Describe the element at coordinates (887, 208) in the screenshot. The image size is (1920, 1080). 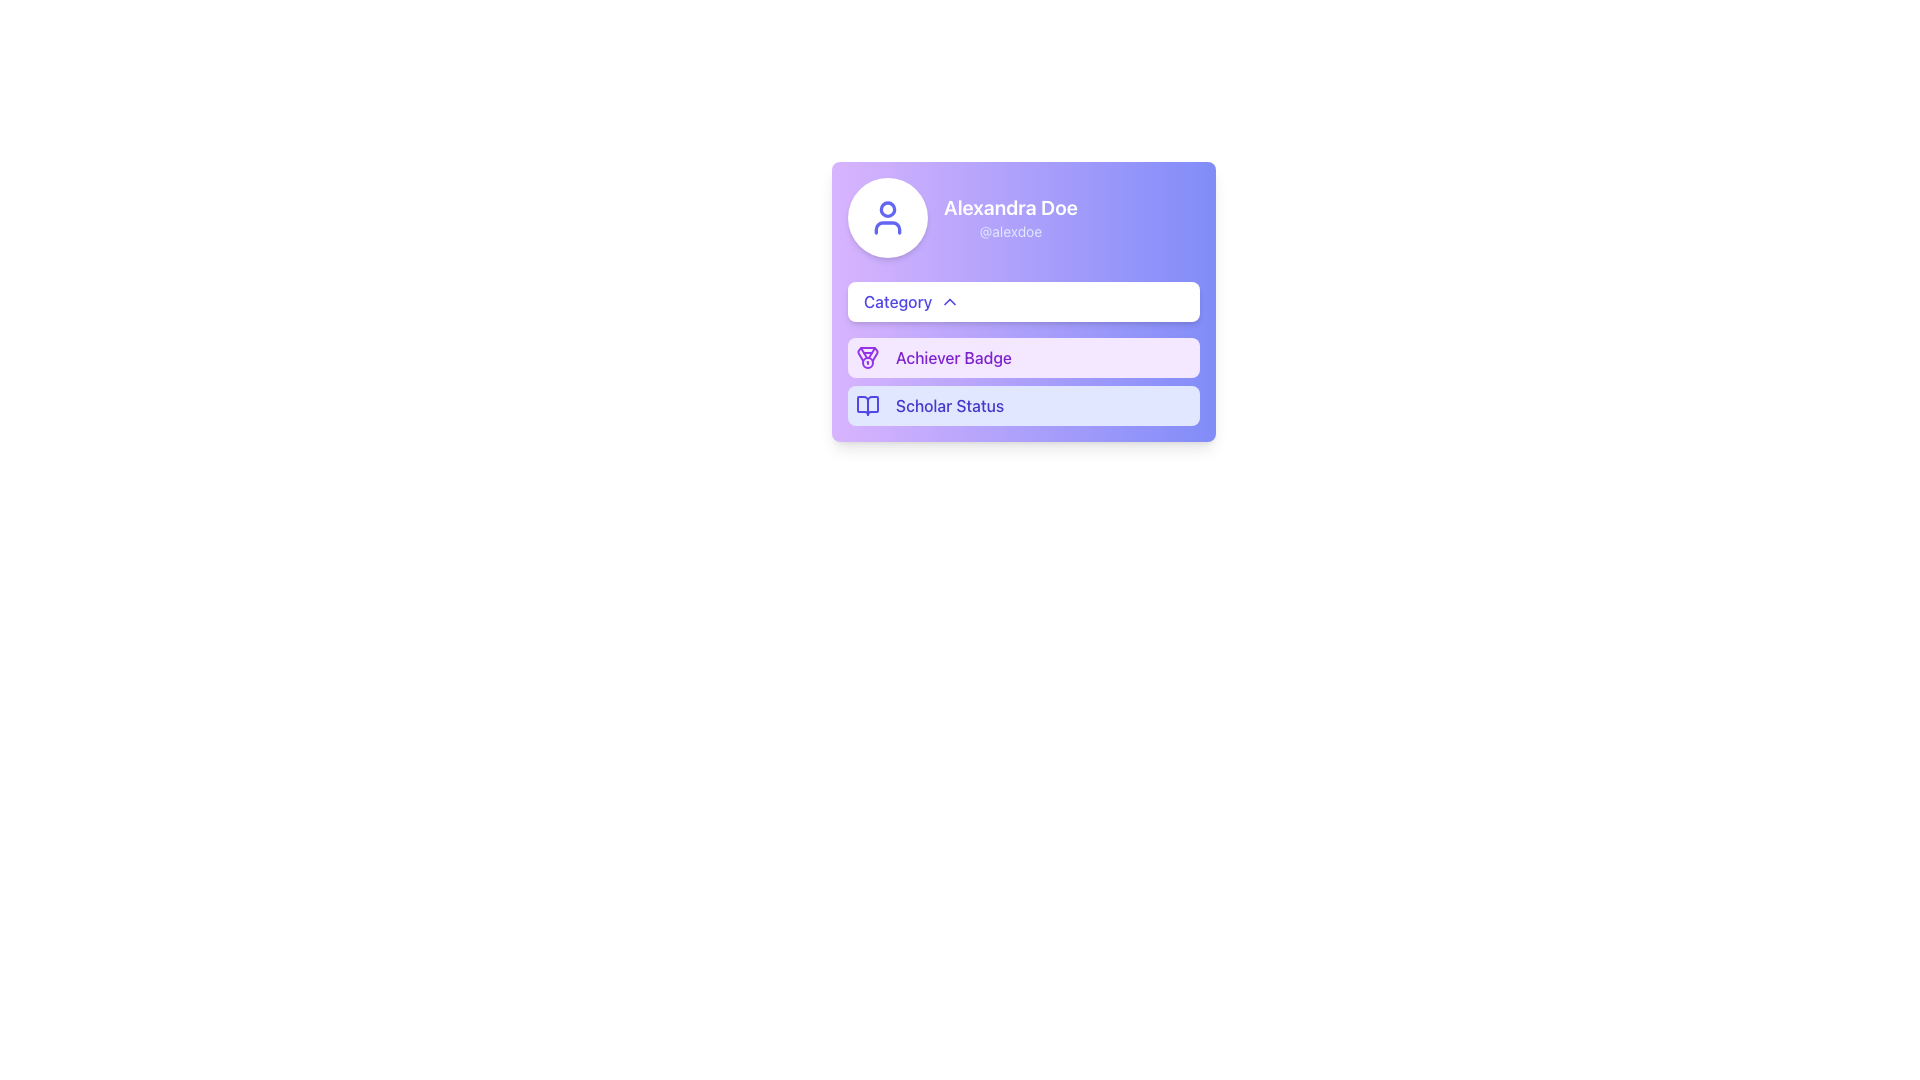
I see `the circular profile icon located at the top-left section of the card component, which features a purple background and is positioned adjacent to a textual header displaying user details` at that location.